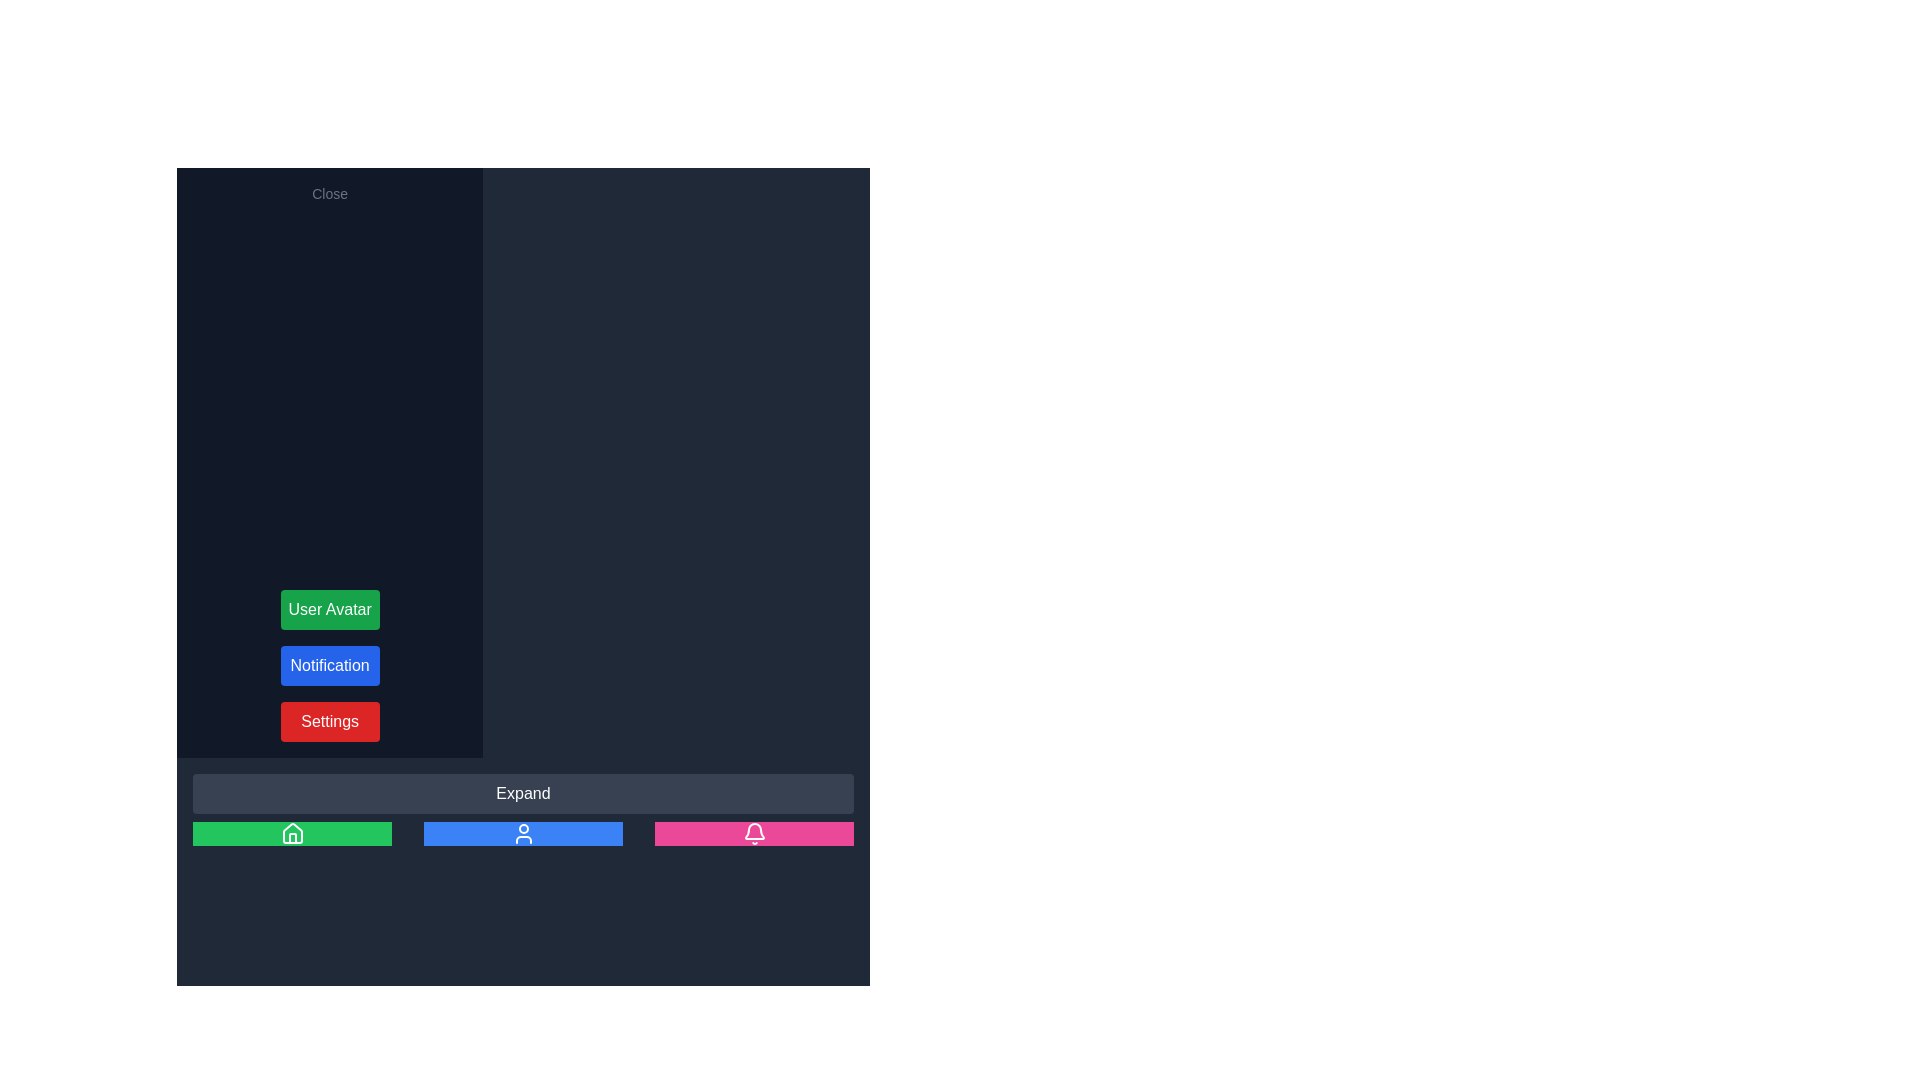 This screenshot has width=1920, height=1080. Describe the element at coordinates (291, 833) in the screenshot. I see `the green rectangular button with a house icon` at that location.